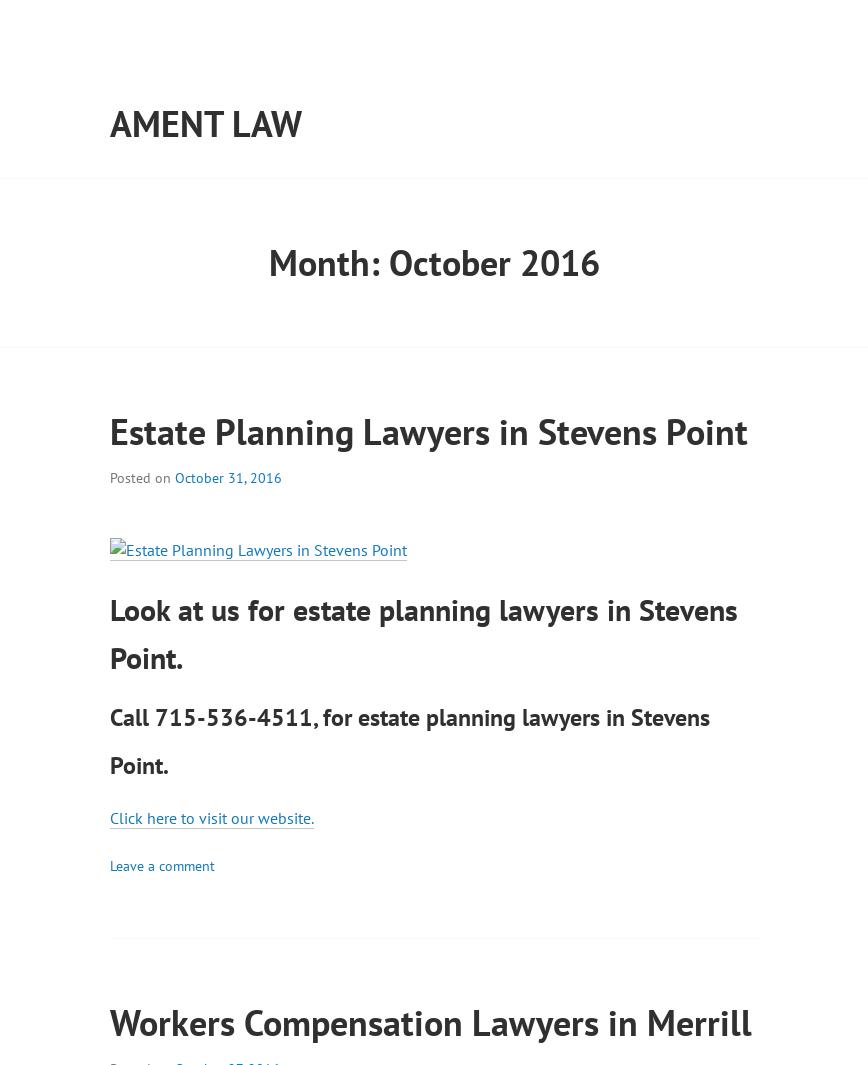 The height and width of the screenshot is (1065, 868). Describe the element at coordinates (211, 816) in the screenshot. I see `'Click here to visit our website.'` at that location.